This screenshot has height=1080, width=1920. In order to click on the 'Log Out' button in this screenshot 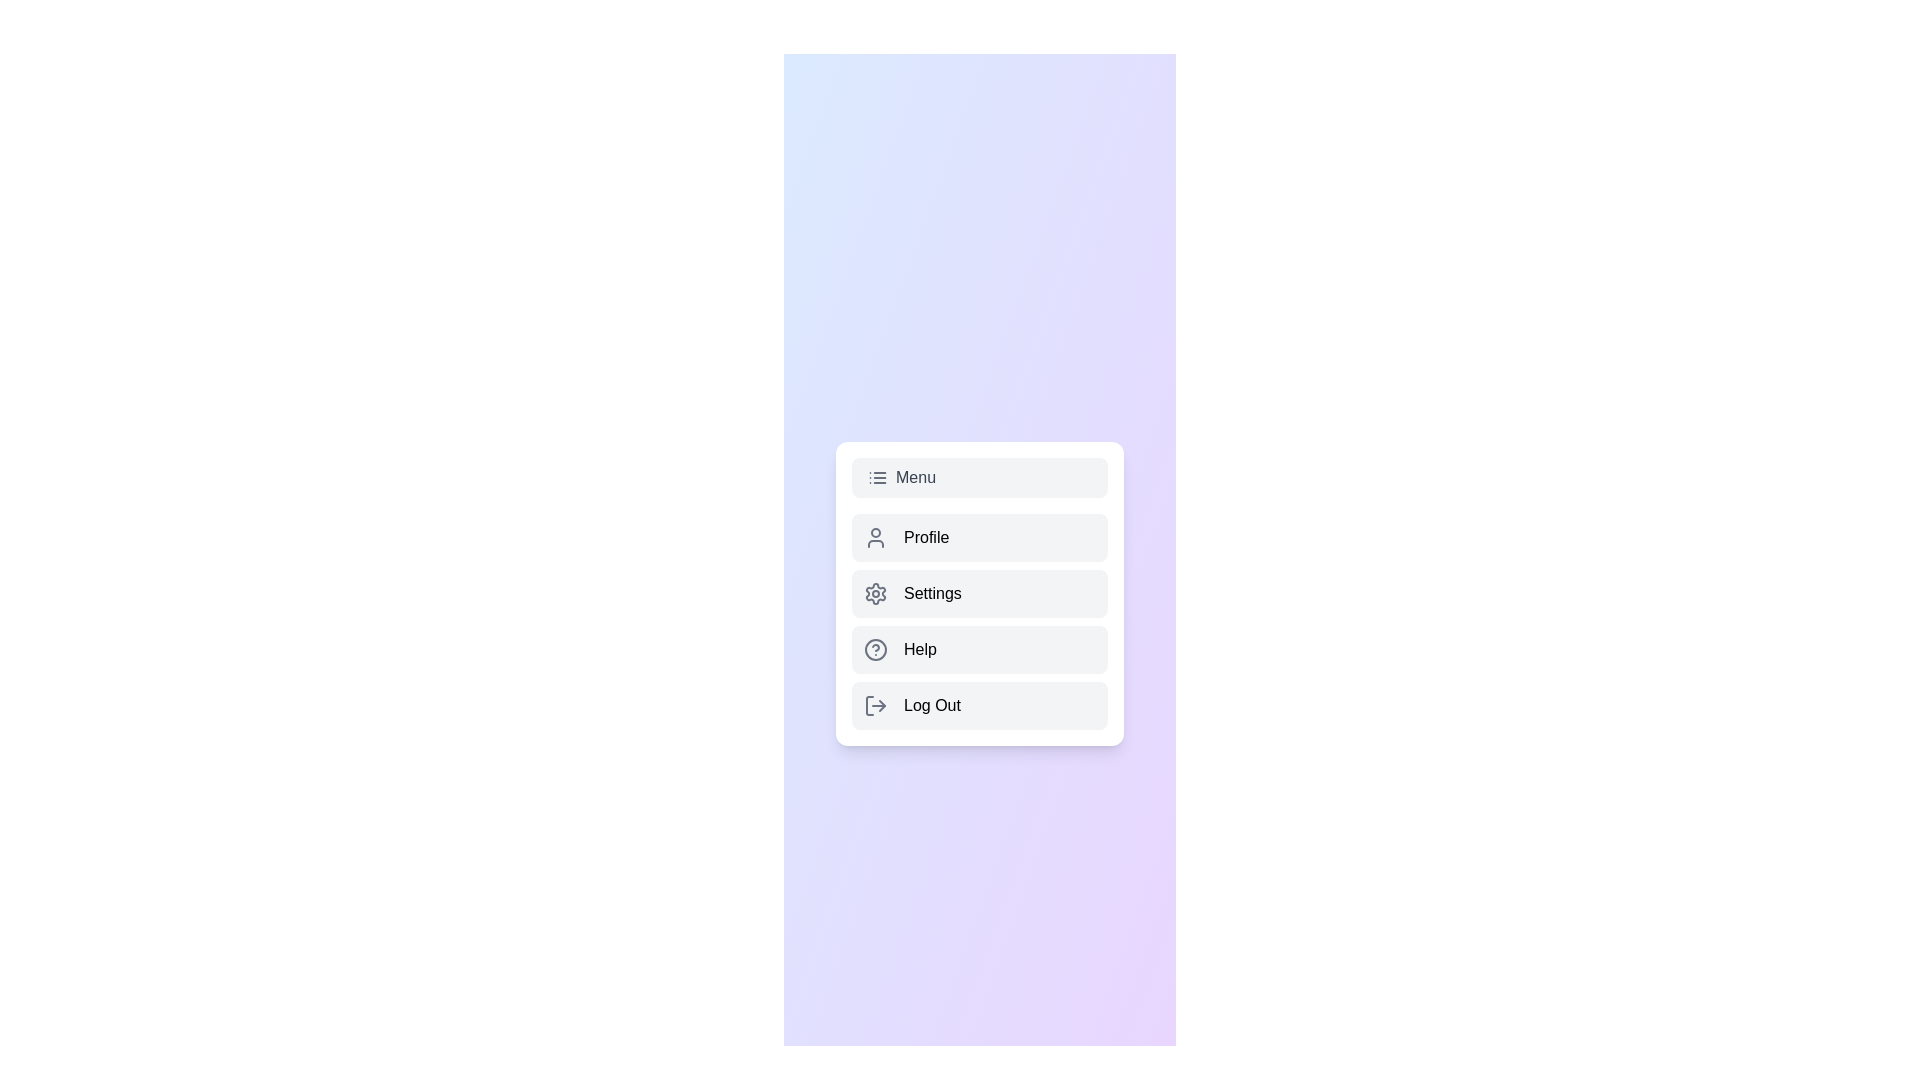, I will do `click(979, 704)`.